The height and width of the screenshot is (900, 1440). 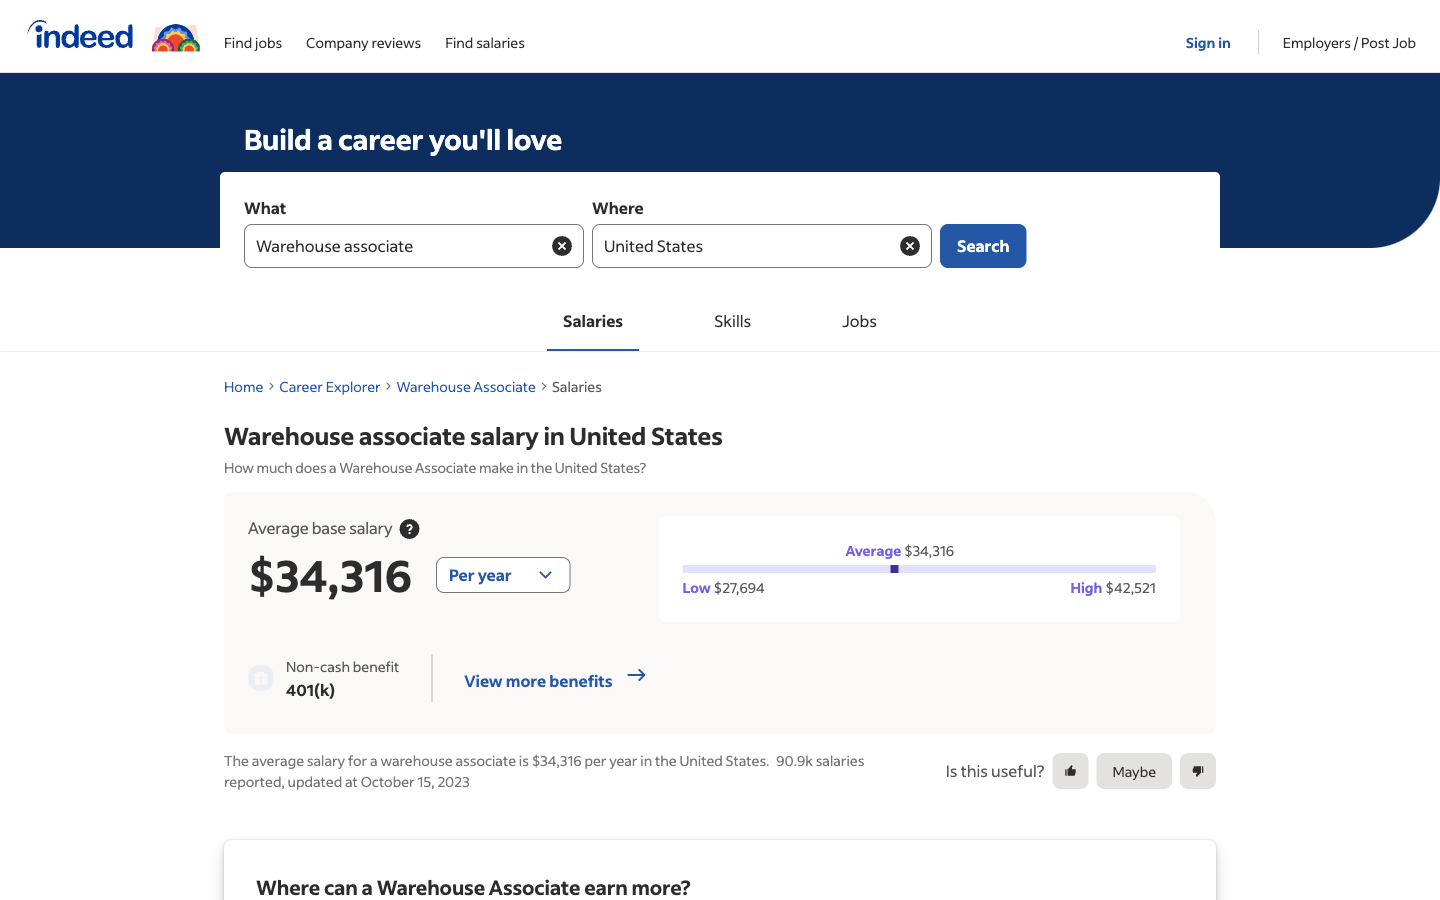 What do you see at coordinates (909, 244) in the screenshot?
I see `Deselect the work region of "United States` at bounding box center [909, 244].